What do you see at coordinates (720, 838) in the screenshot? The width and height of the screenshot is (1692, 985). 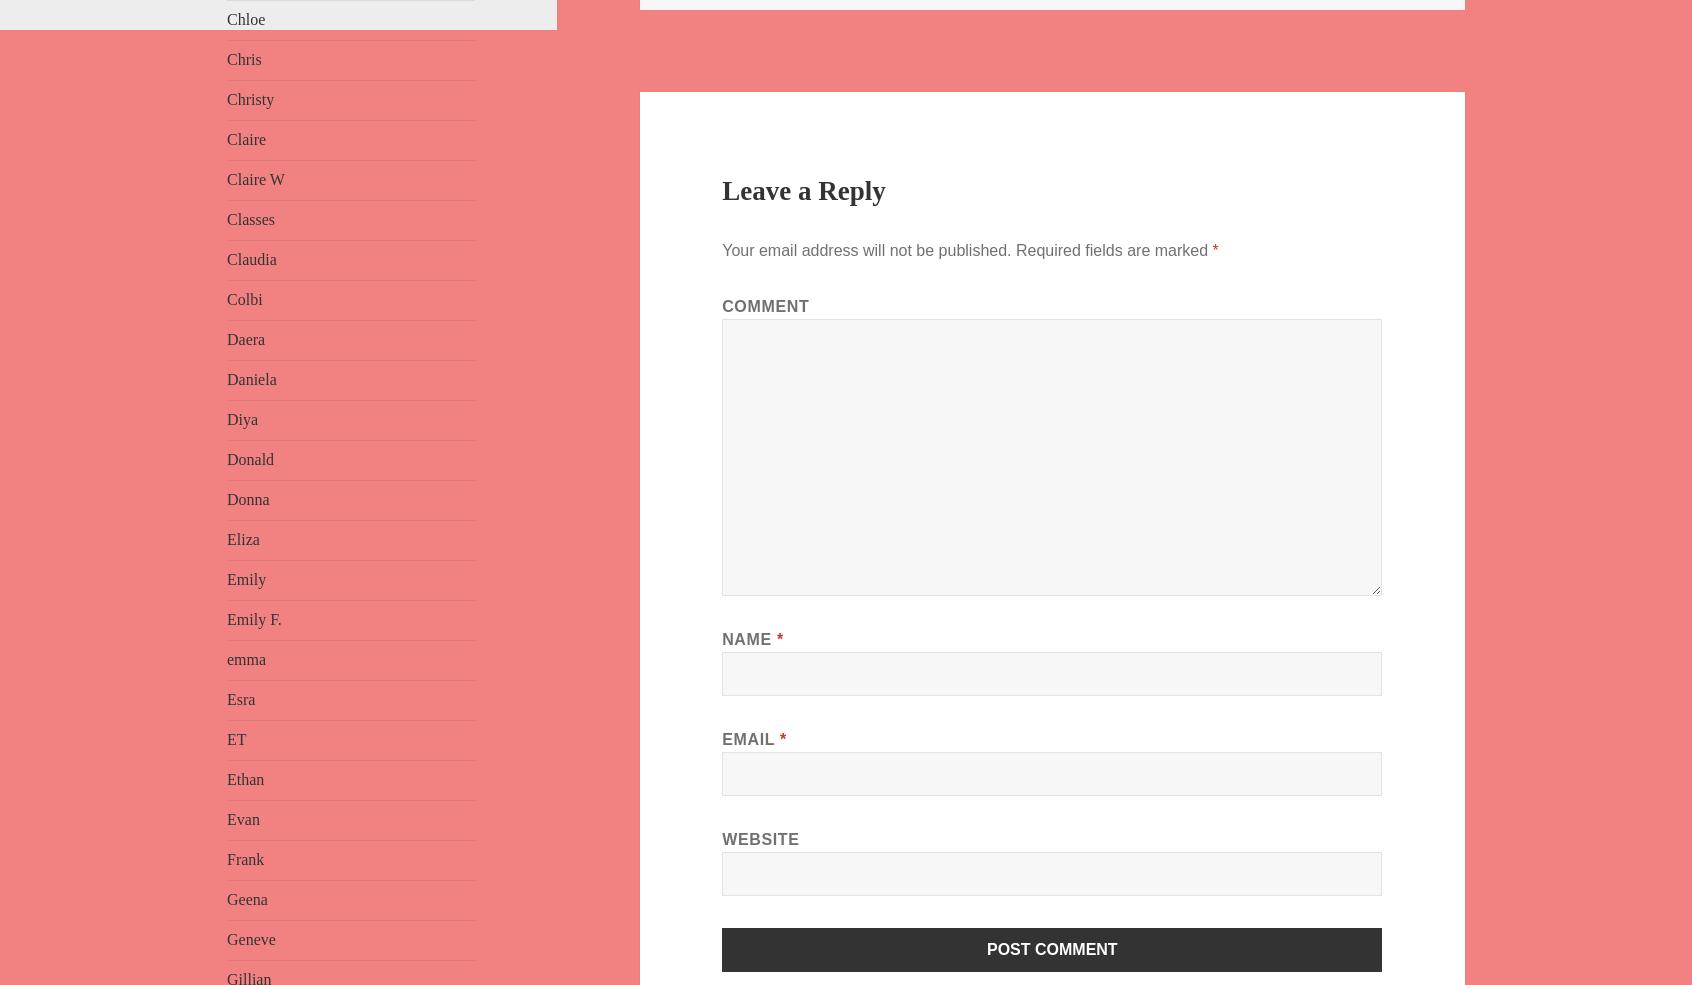 I see `'Website'` at bounding box center [720, 838].